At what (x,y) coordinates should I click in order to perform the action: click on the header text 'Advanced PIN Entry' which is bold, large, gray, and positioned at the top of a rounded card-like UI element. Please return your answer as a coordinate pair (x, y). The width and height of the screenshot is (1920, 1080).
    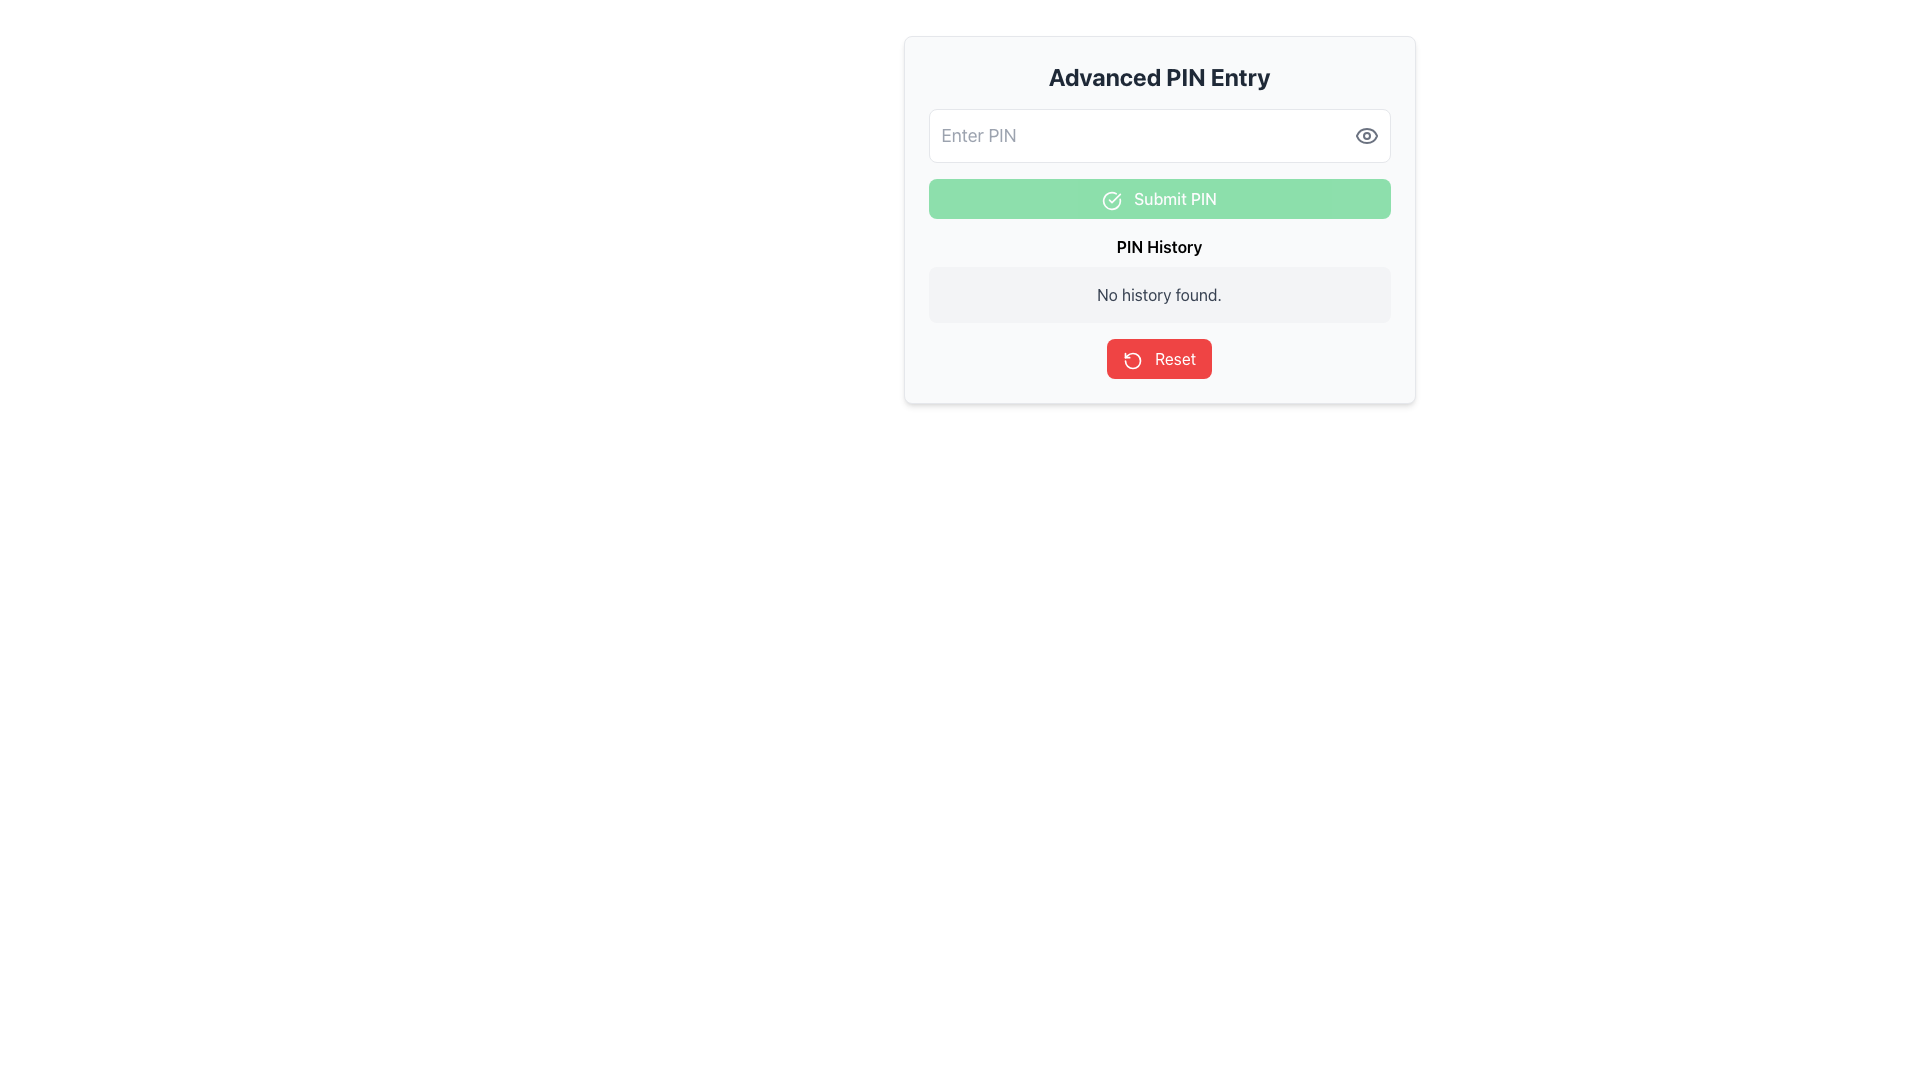
    Looking at the image, I should click on (1159, 76).